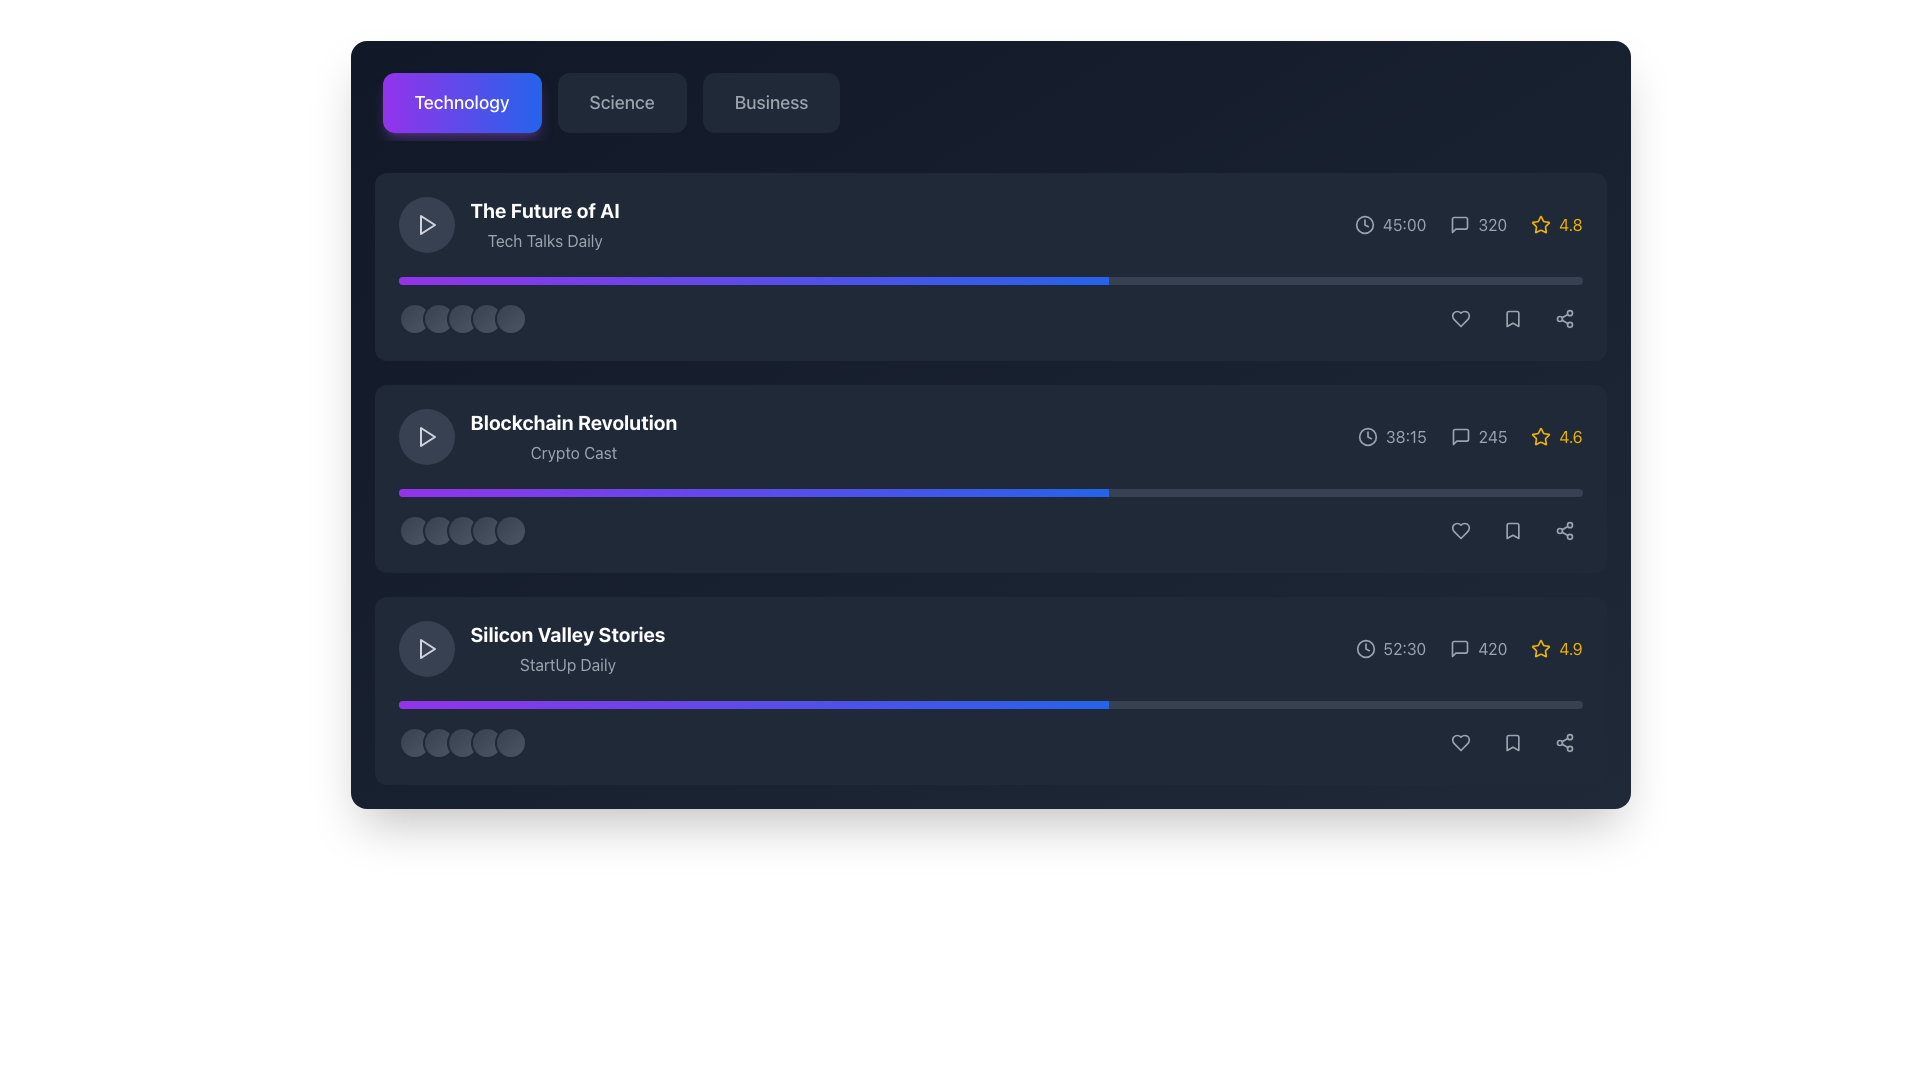 Image resolution: width=1920 pixels, height=1080 pixels. Describe the element at coordinates (1478, 224) in the screenshot. I see `the numeric counter displaying '320' styled with gray text color, which is located adjacent to a chat bubble icon within the metadata section of a content item` at that location.